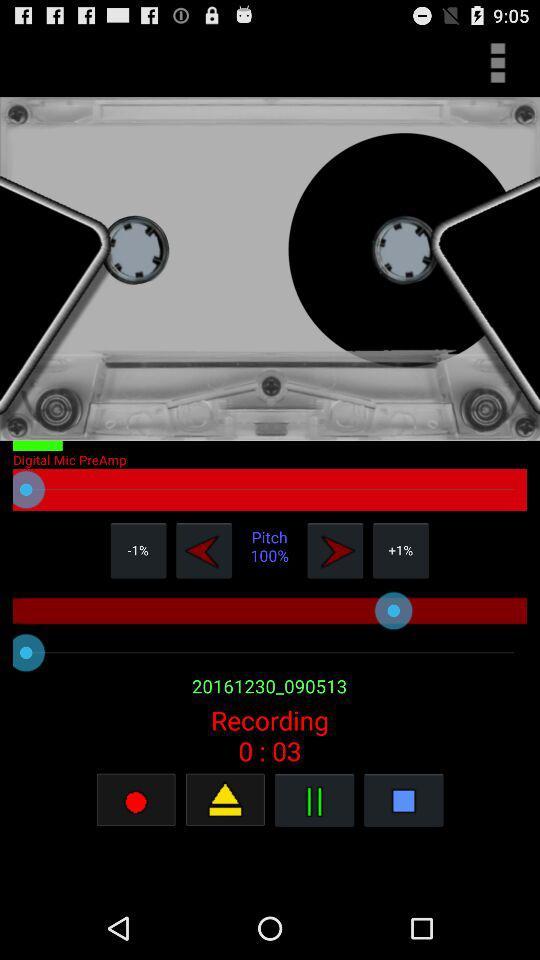 This screenshot has height=960, width=540. What do you see at coordinates (203, 550) in the screenshot?
I see `lower pitch` at bounding box center [203, 550].